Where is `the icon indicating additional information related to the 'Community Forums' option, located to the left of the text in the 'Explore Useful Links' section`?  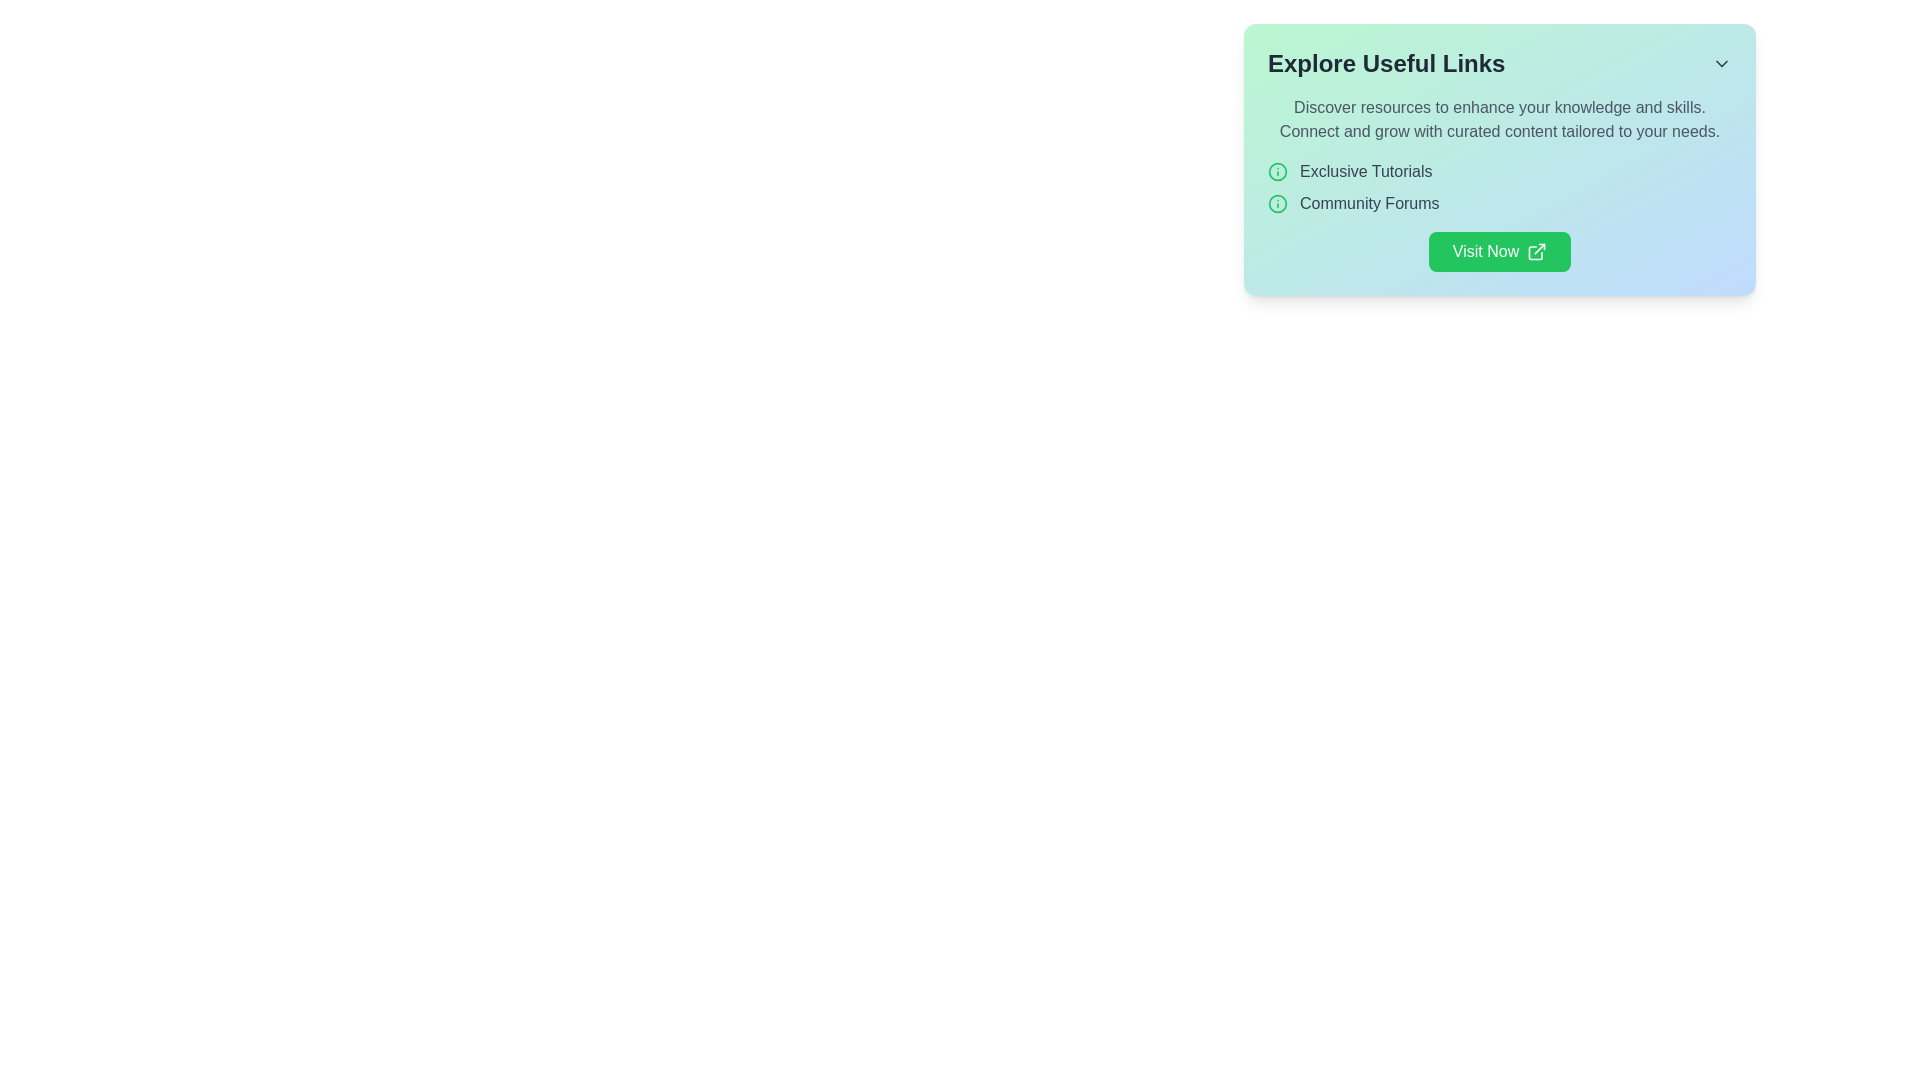 the icon indicating additional information related to the 'Community Forums' option, located to the left of the text in the 'Explore Useful Links' section is located at coordinates (1276, 204).